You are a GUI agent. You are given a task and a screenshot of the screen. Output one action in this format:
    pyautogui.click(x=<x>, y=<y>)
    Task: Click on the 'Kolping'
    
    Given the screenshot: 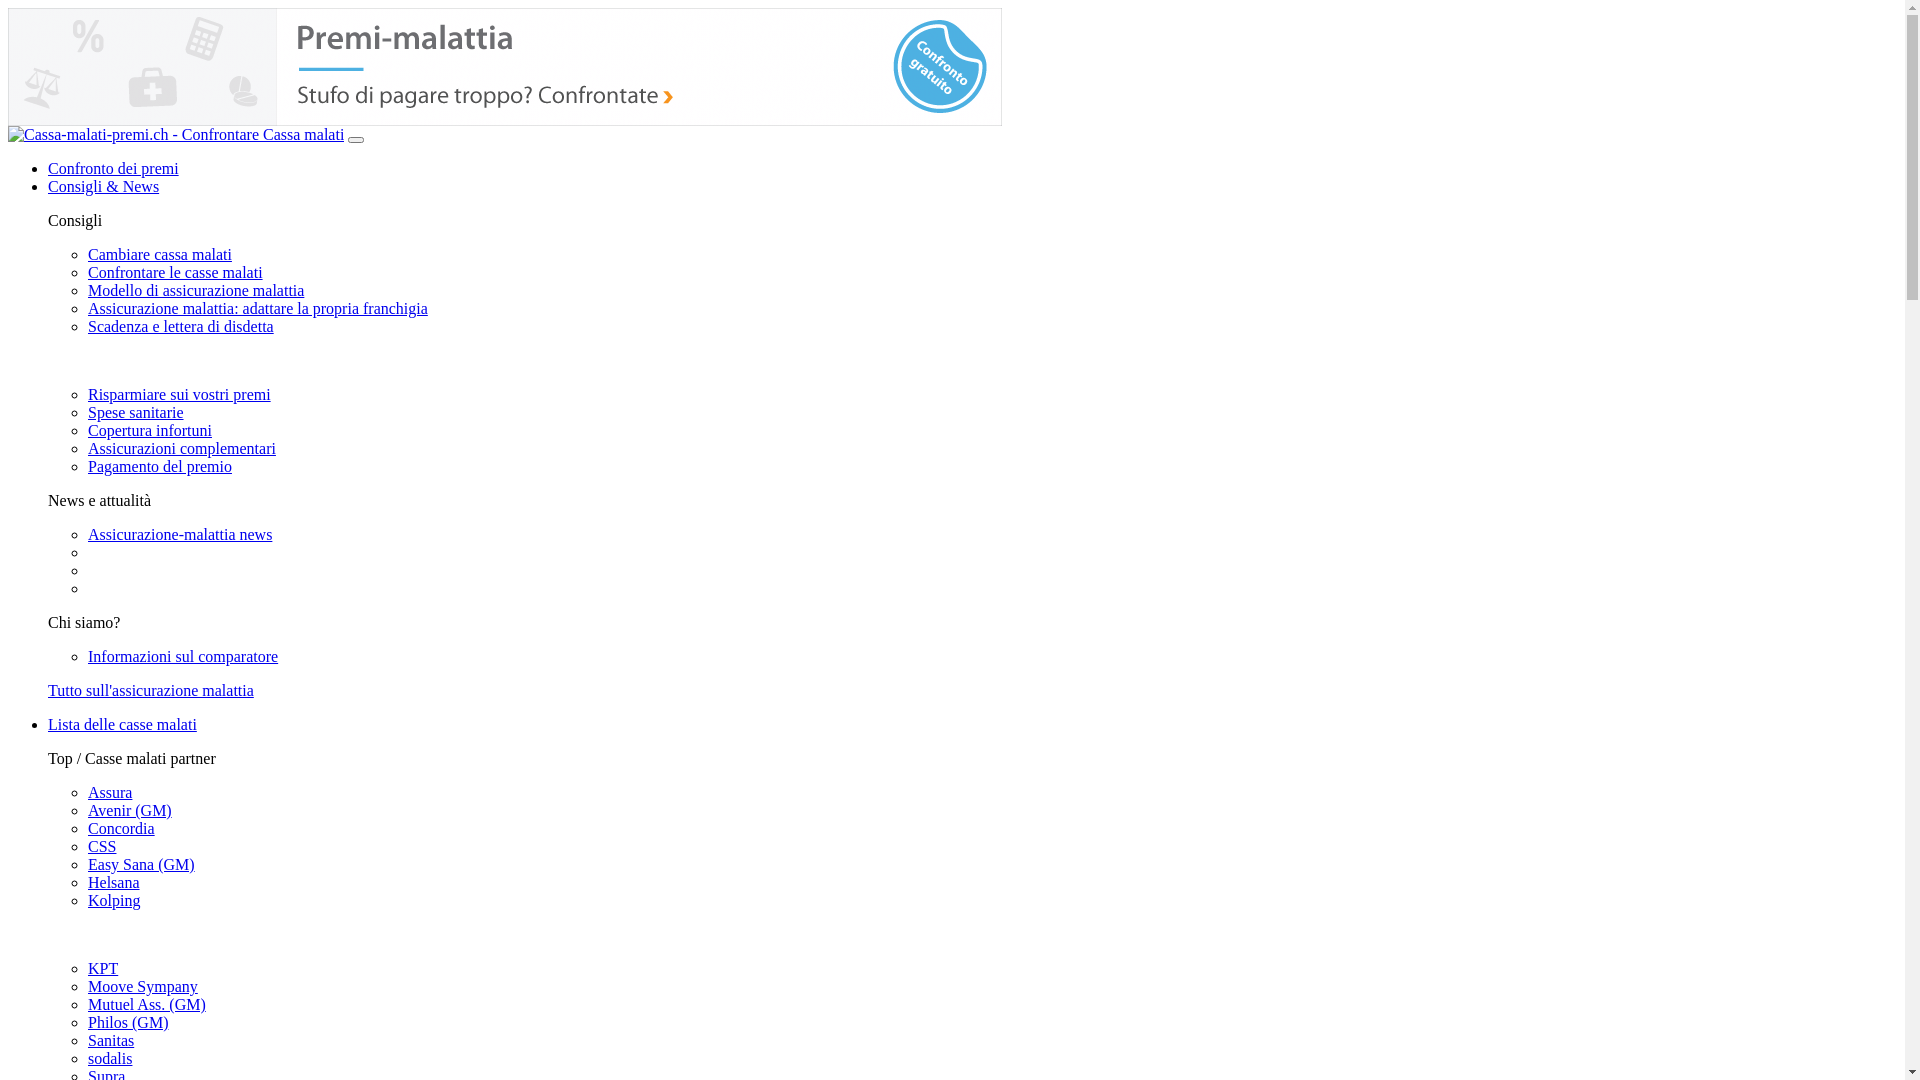 What is the action you would take?
    pyautogui.click(x=113, y=900)
    